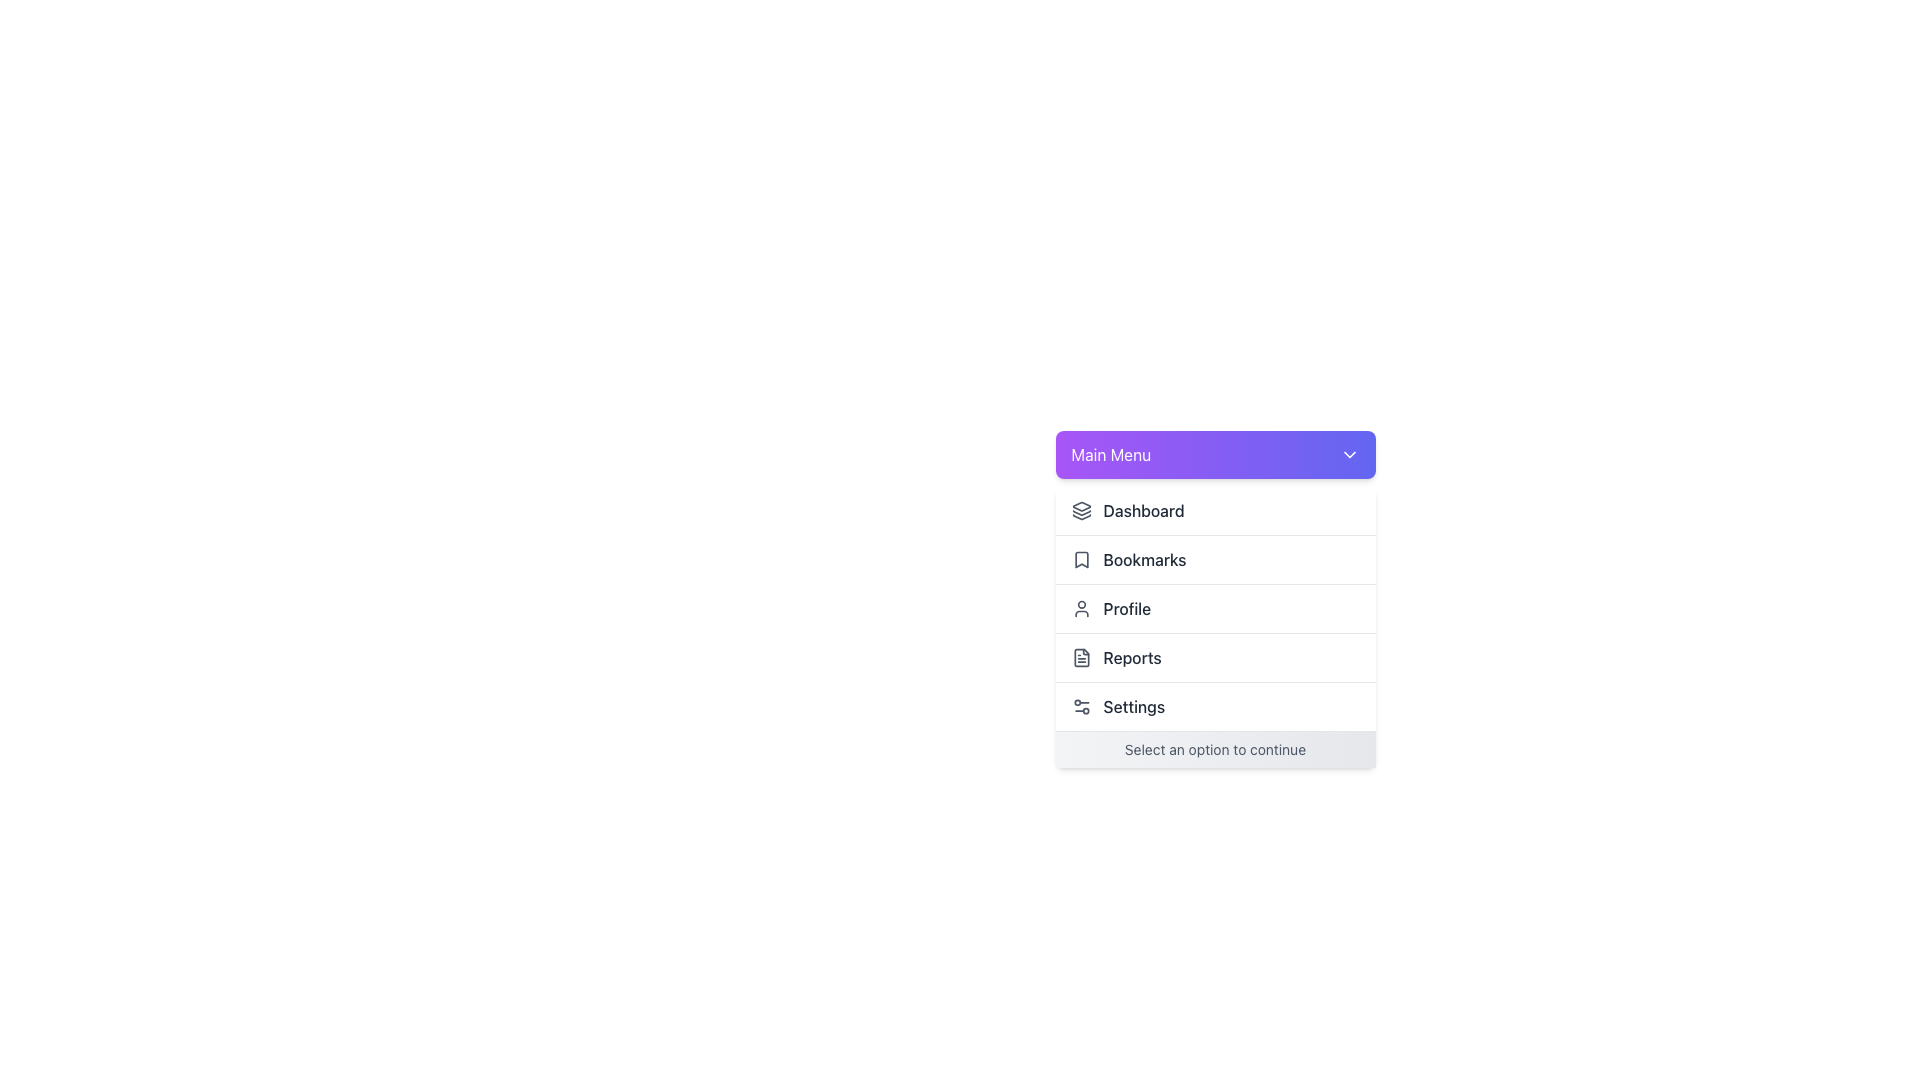 The width and height of the screenshot is (1920, 1080). Describe the element at coordinates (1214, 705) in the screenshot. I see `the 'Settings' menu item, which is the fifth item in a vertical list within the dropdown menu` at that location.